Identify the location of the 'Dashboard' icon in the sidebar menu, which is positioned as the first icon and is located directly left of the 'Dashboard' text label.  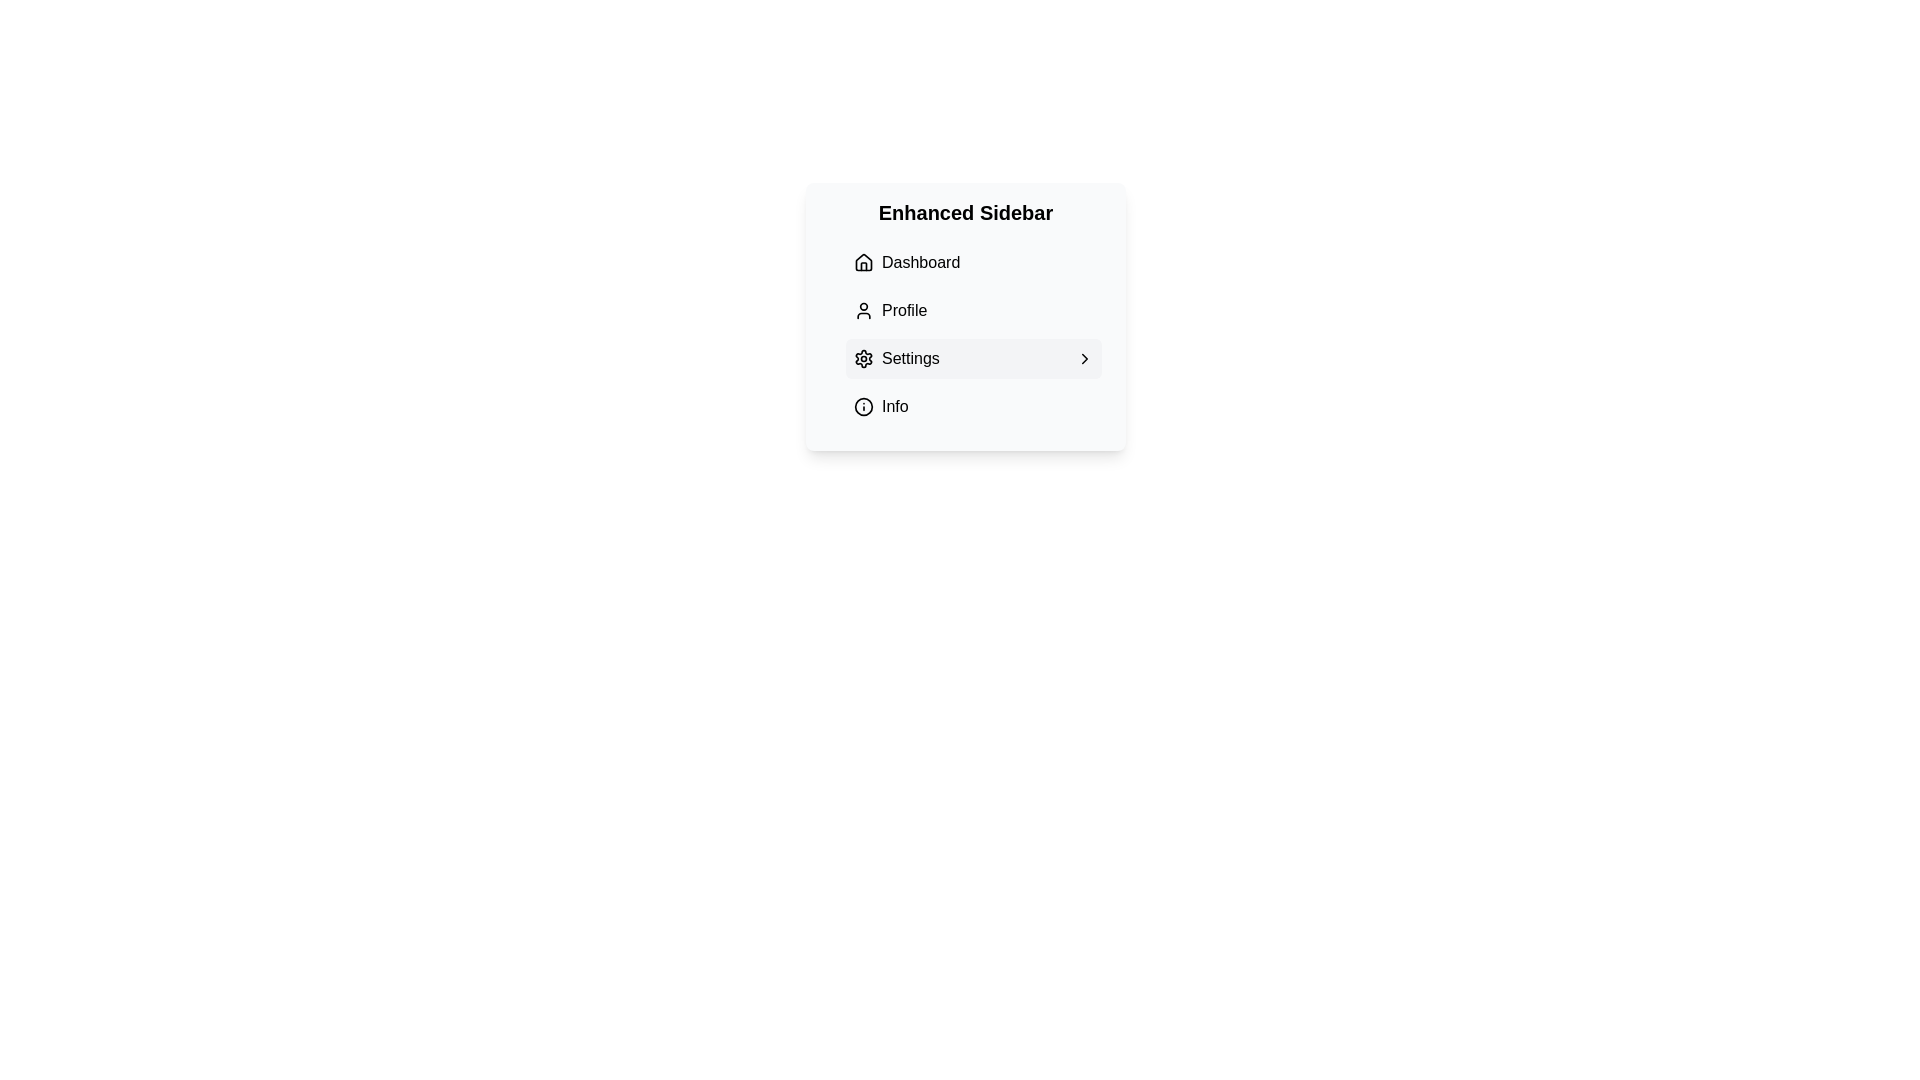
(864, 261).